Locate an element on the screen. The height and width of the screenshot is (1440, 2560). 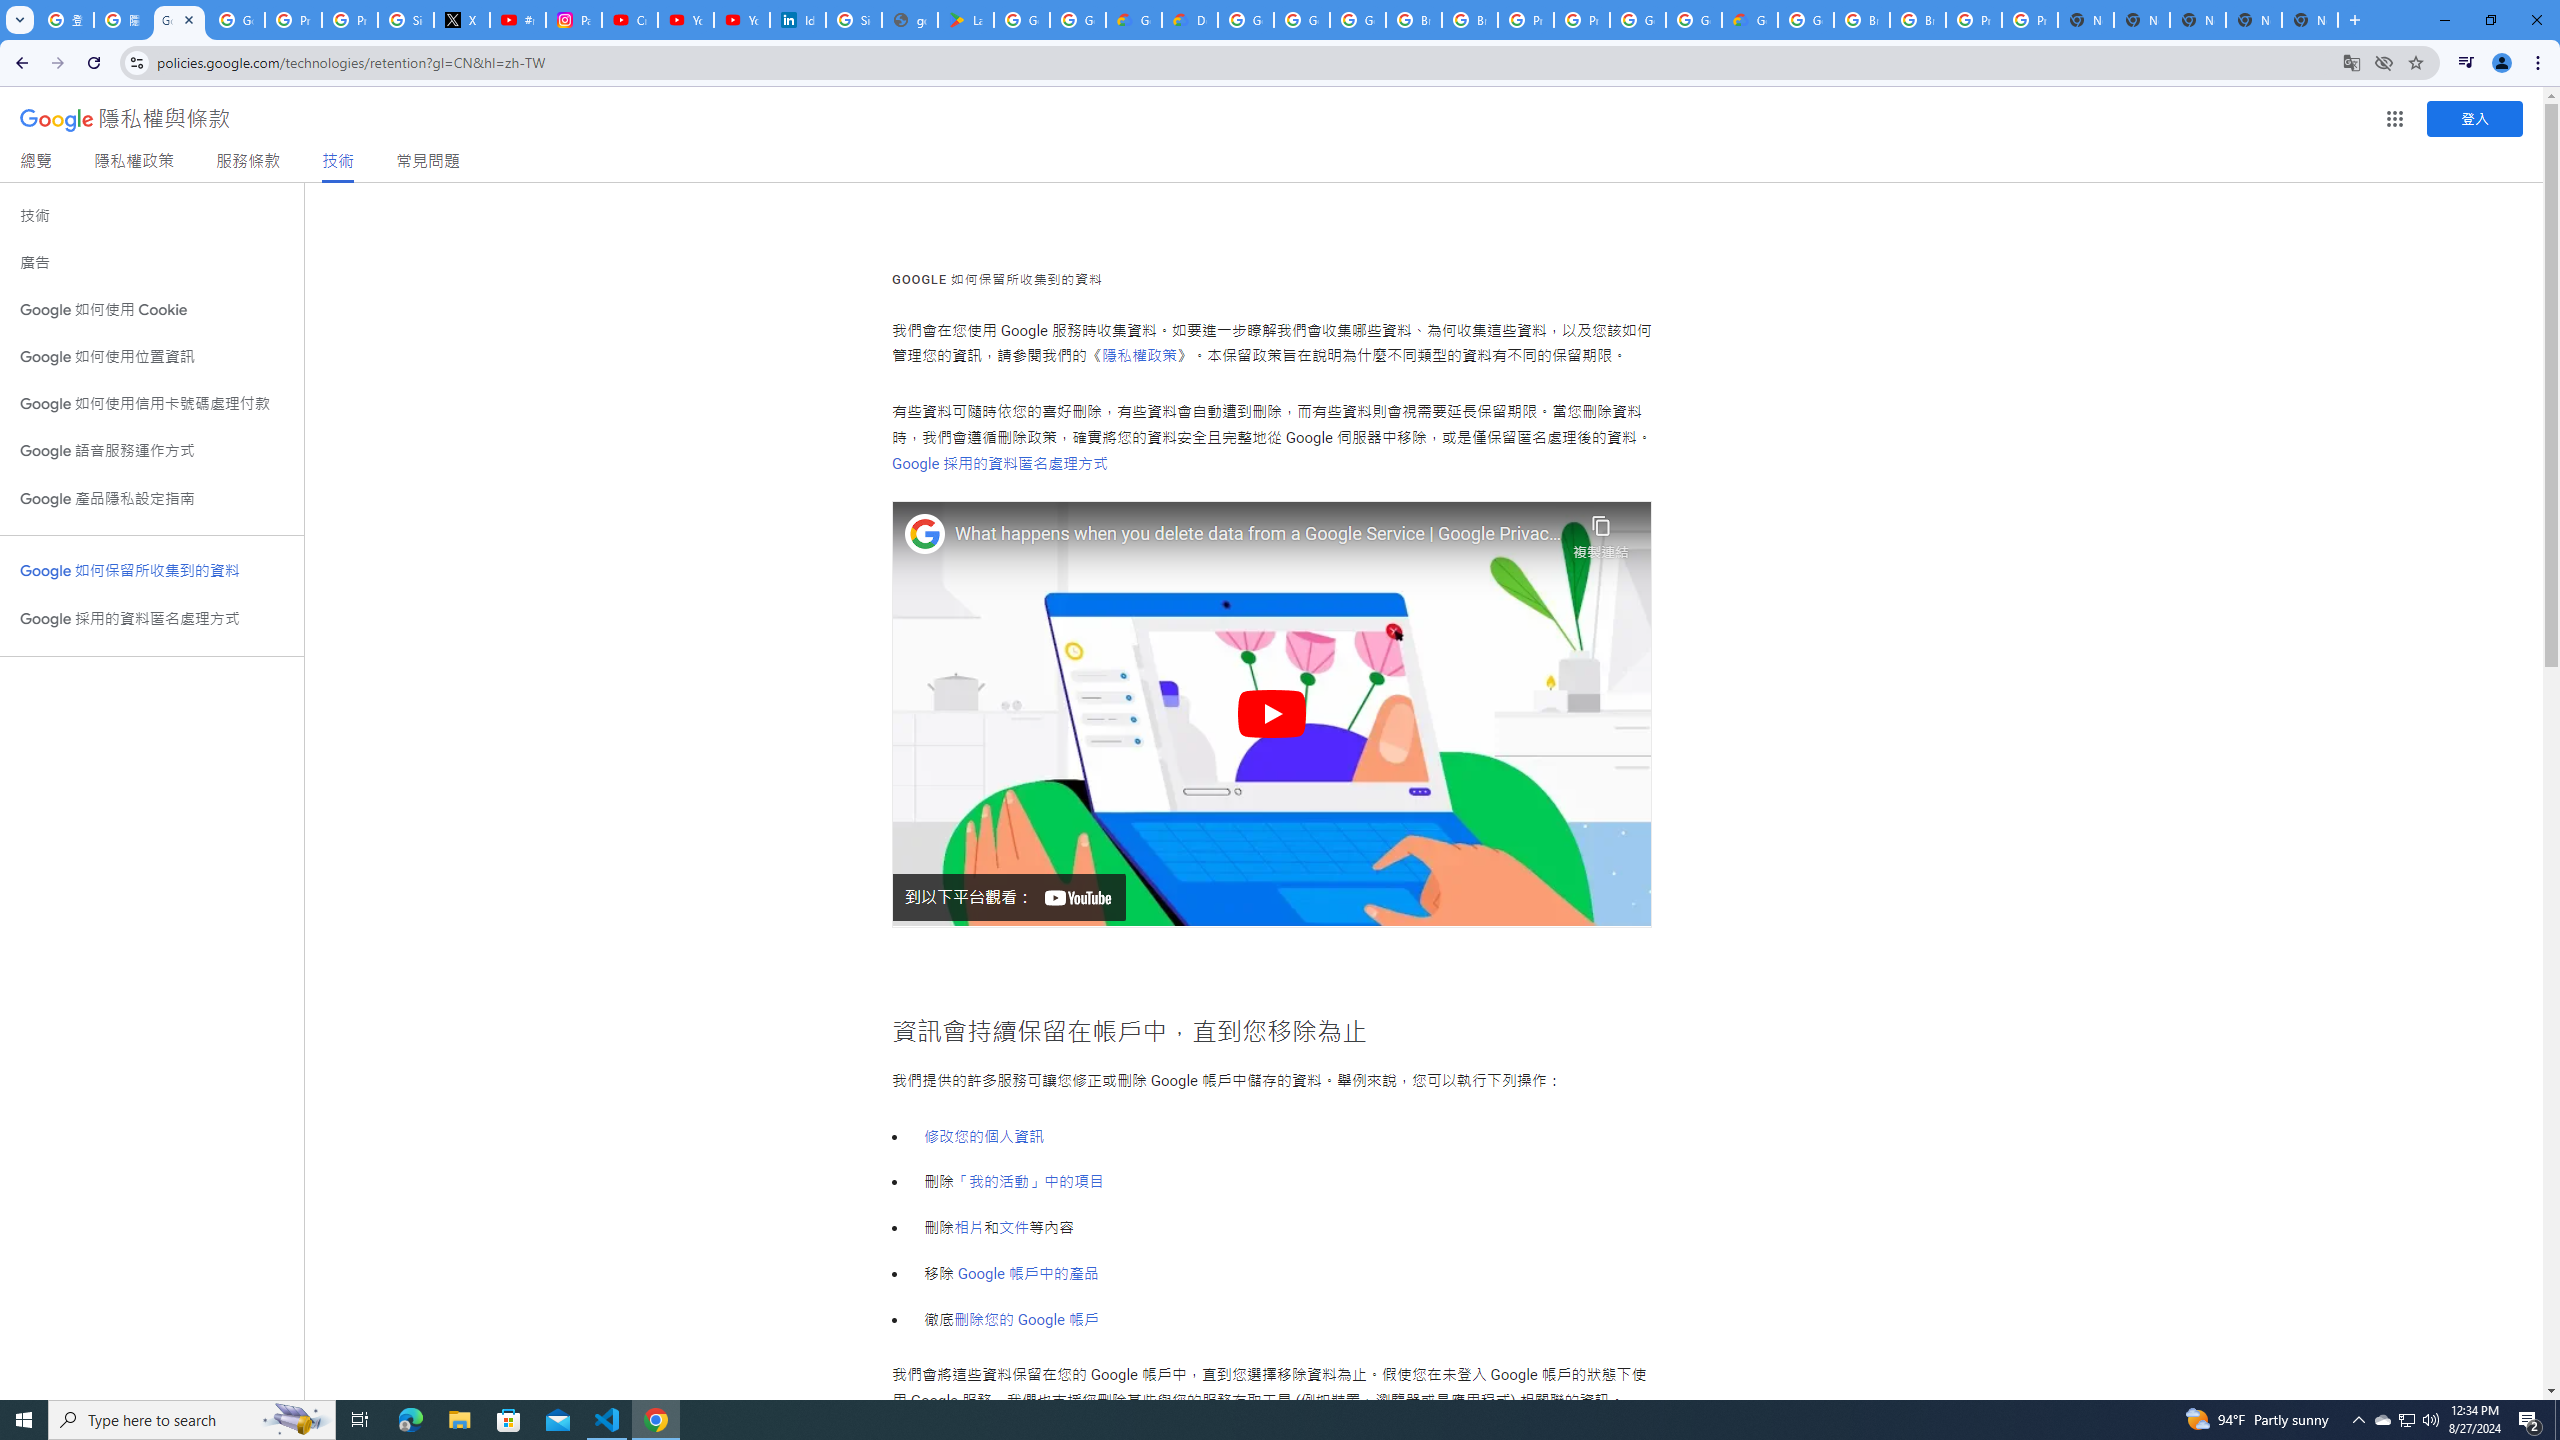
'Last Shelter: Survival - Apps on Google Play' is located at coordinates (966, 19).